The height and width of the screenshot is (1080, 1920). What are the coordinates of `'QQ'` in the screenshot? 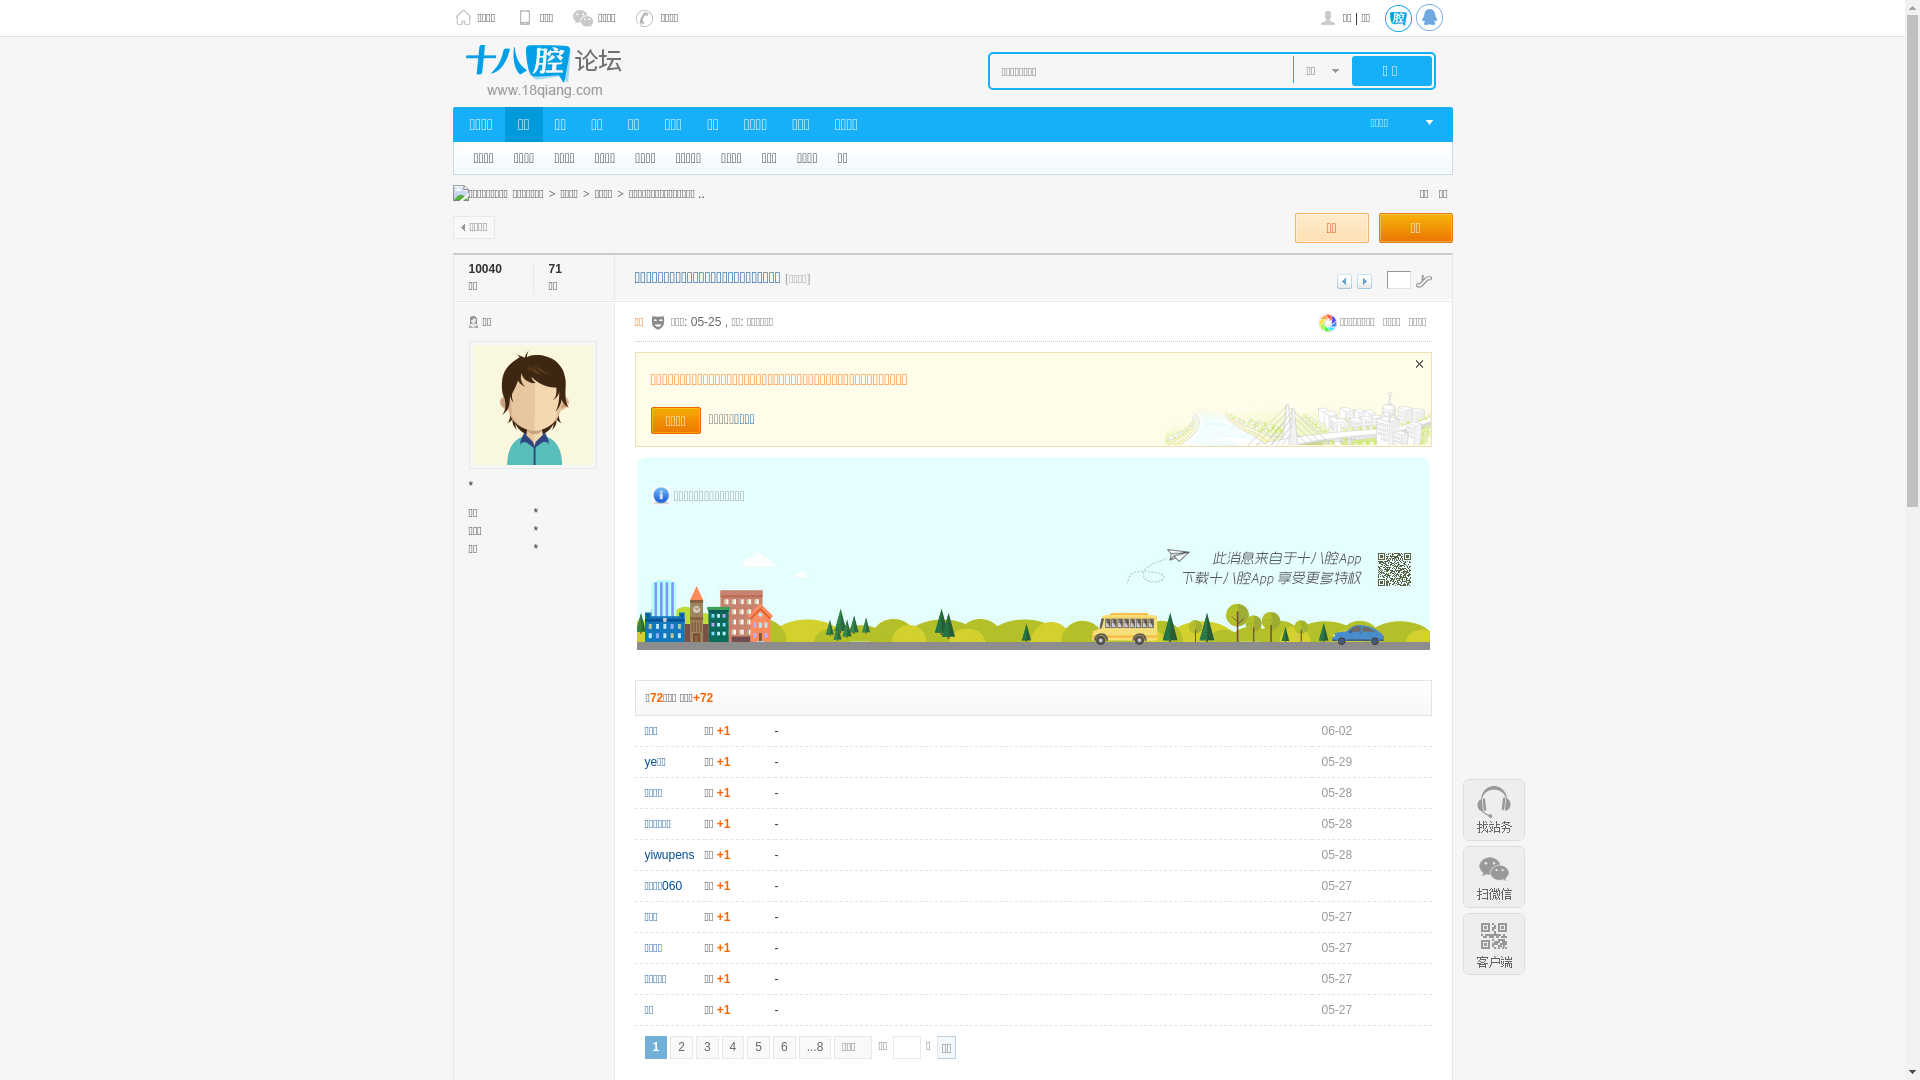 It's located at (1430, 18).